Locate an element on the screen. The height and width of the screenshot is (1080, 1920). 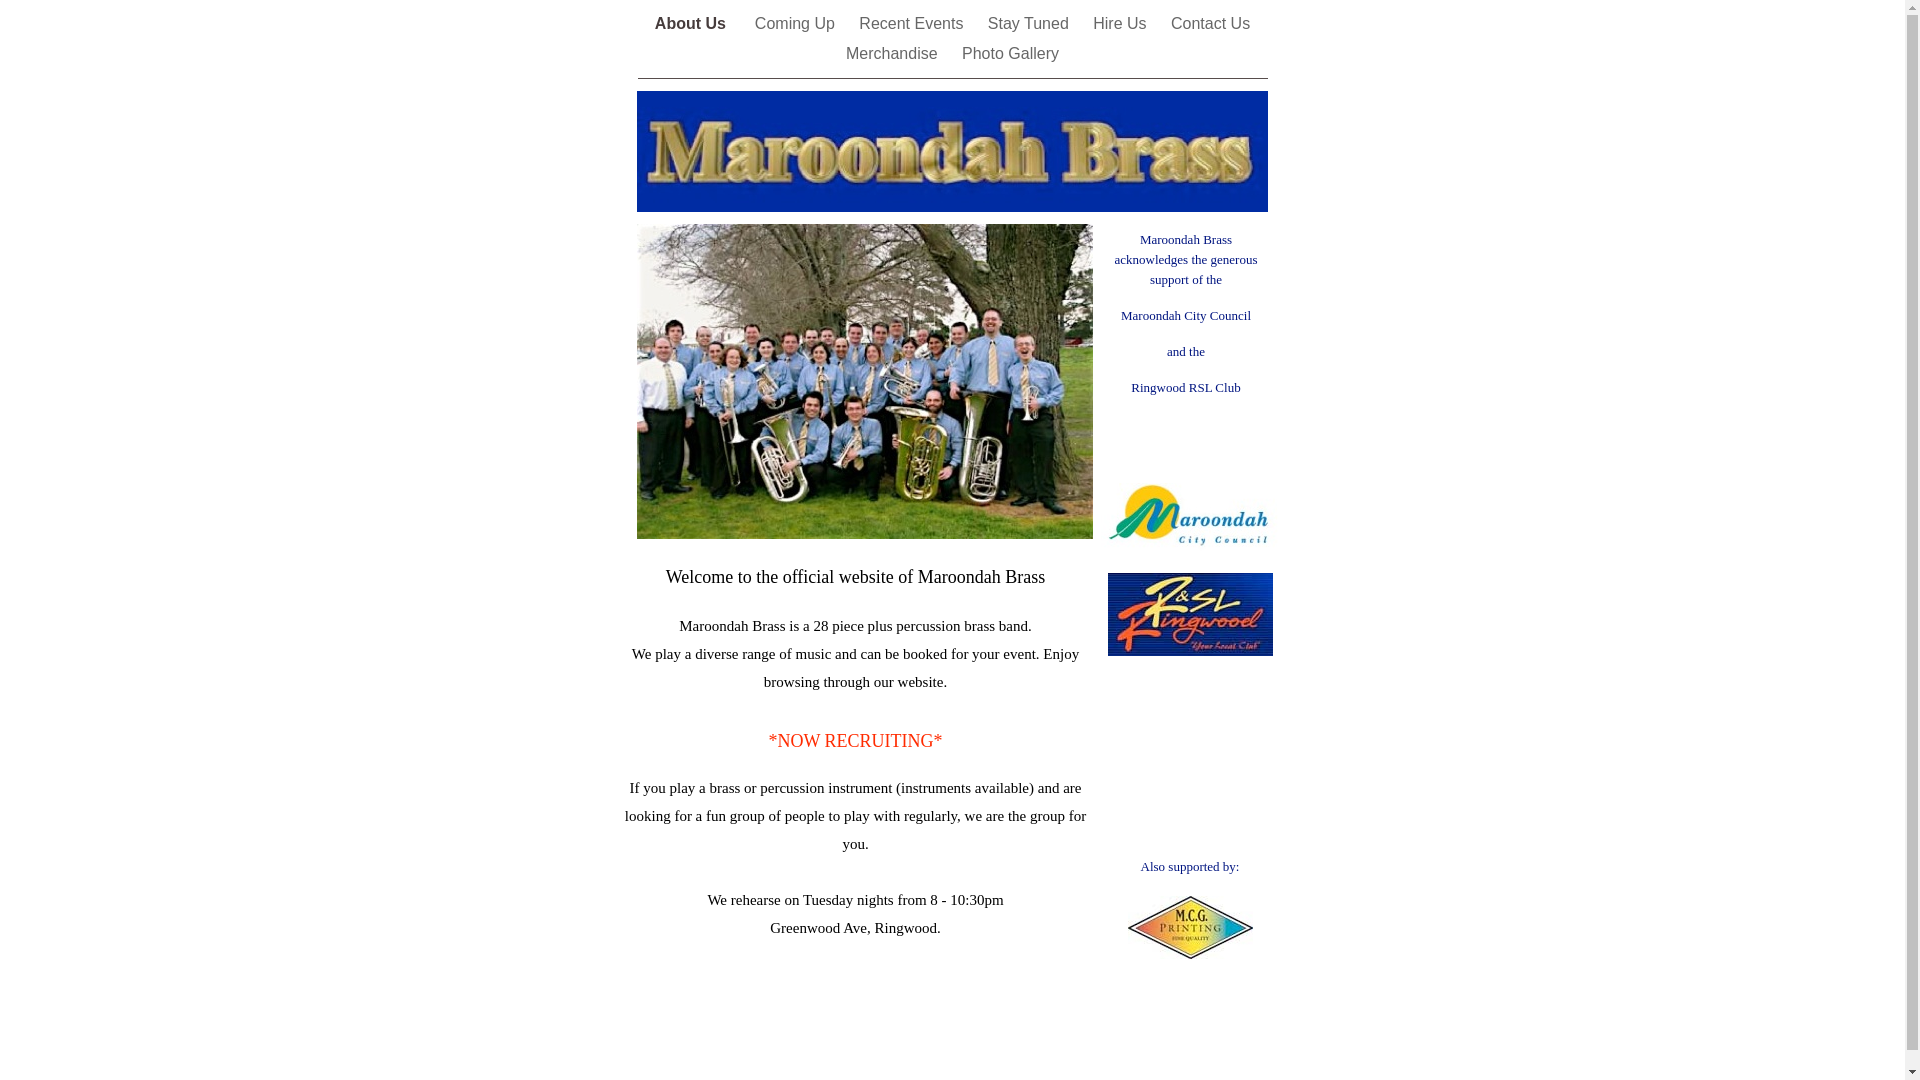
'http://www.maroondah.vic.gov.au/' is located at coordinates (1190, 552).